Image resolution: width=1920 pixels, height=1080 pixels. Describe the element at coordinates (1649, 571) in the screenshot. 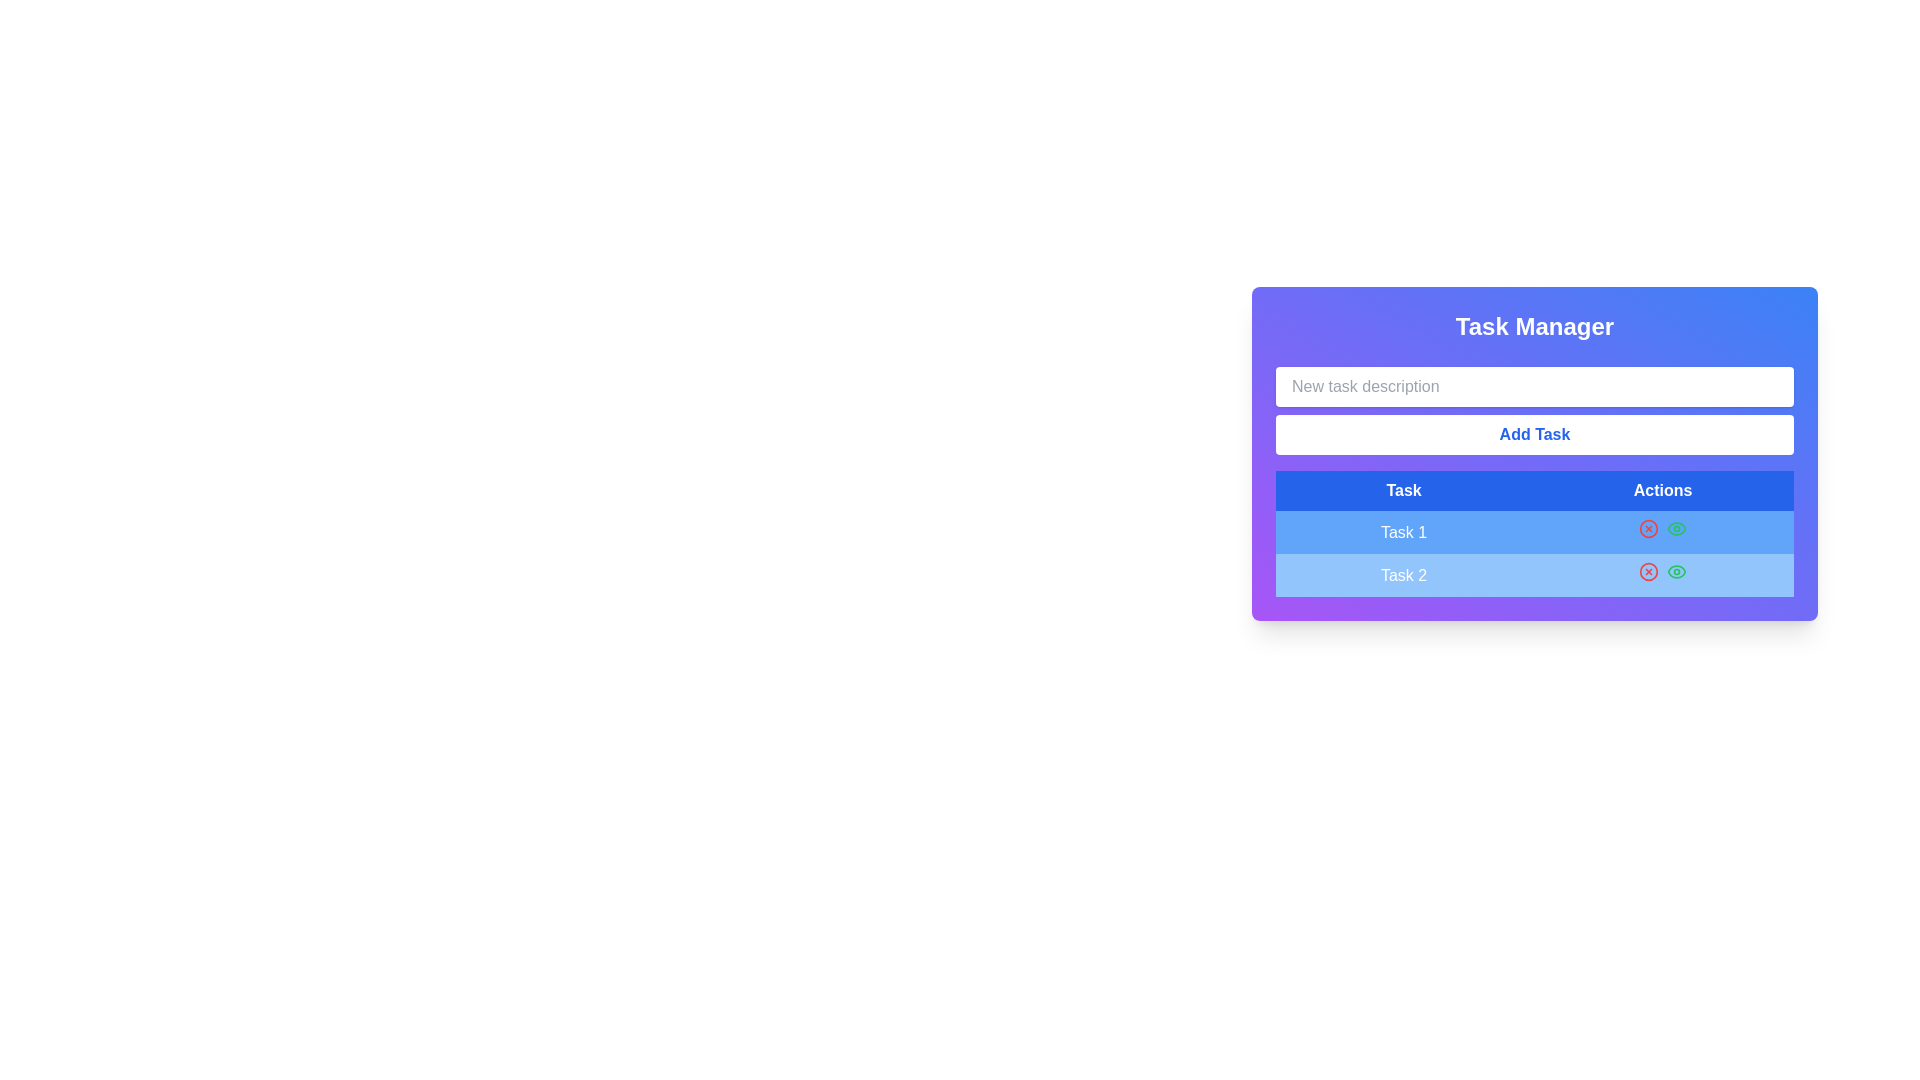

I see `the circular button with a red border and red cross inside it located in the 'Actions' column of the second row under the 'Task Manager' section` at that location.